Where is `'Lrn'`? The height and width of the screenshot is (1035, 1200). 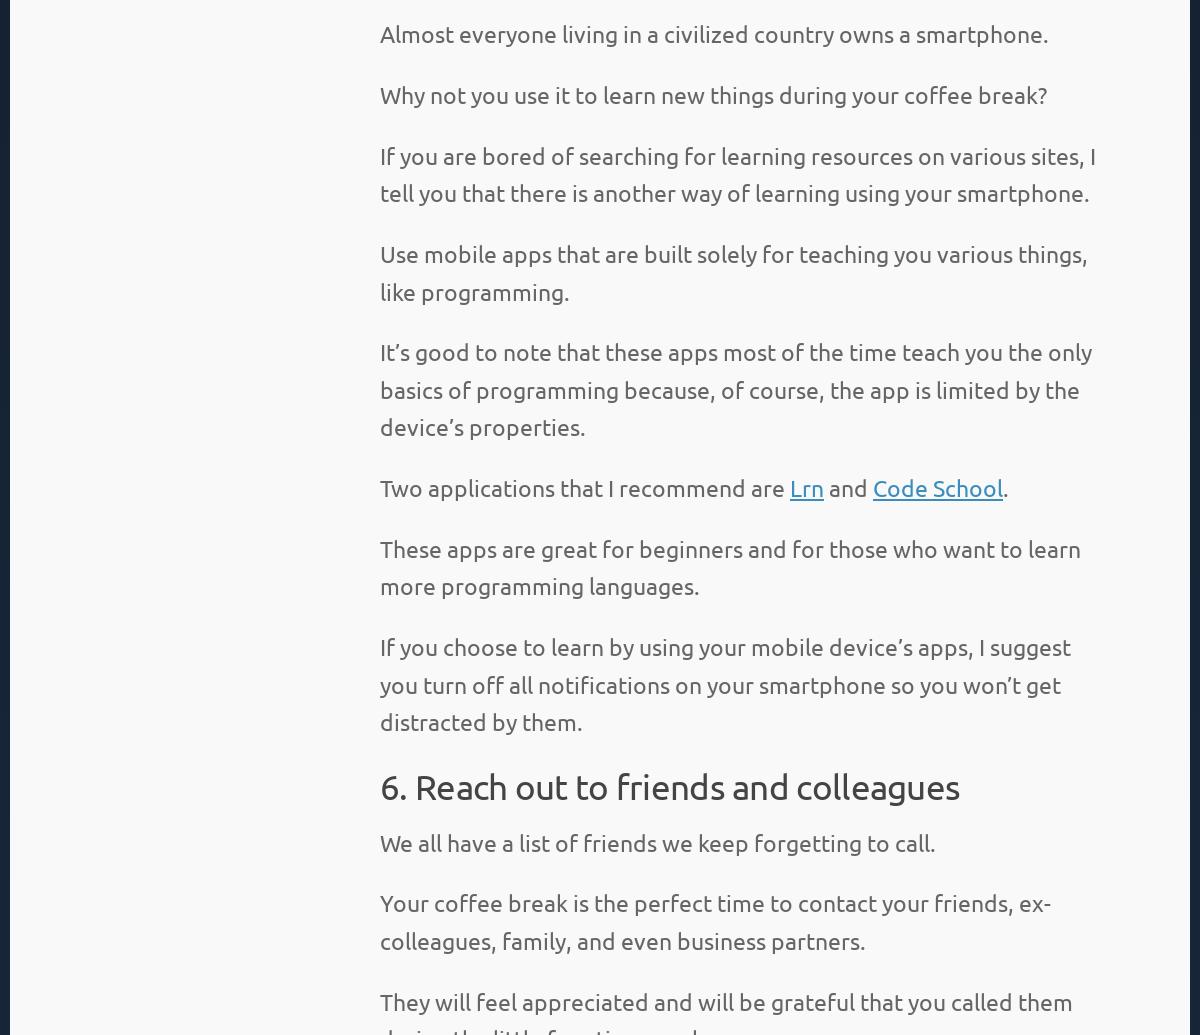
'Lrn' is located at coordinates (788, 487).